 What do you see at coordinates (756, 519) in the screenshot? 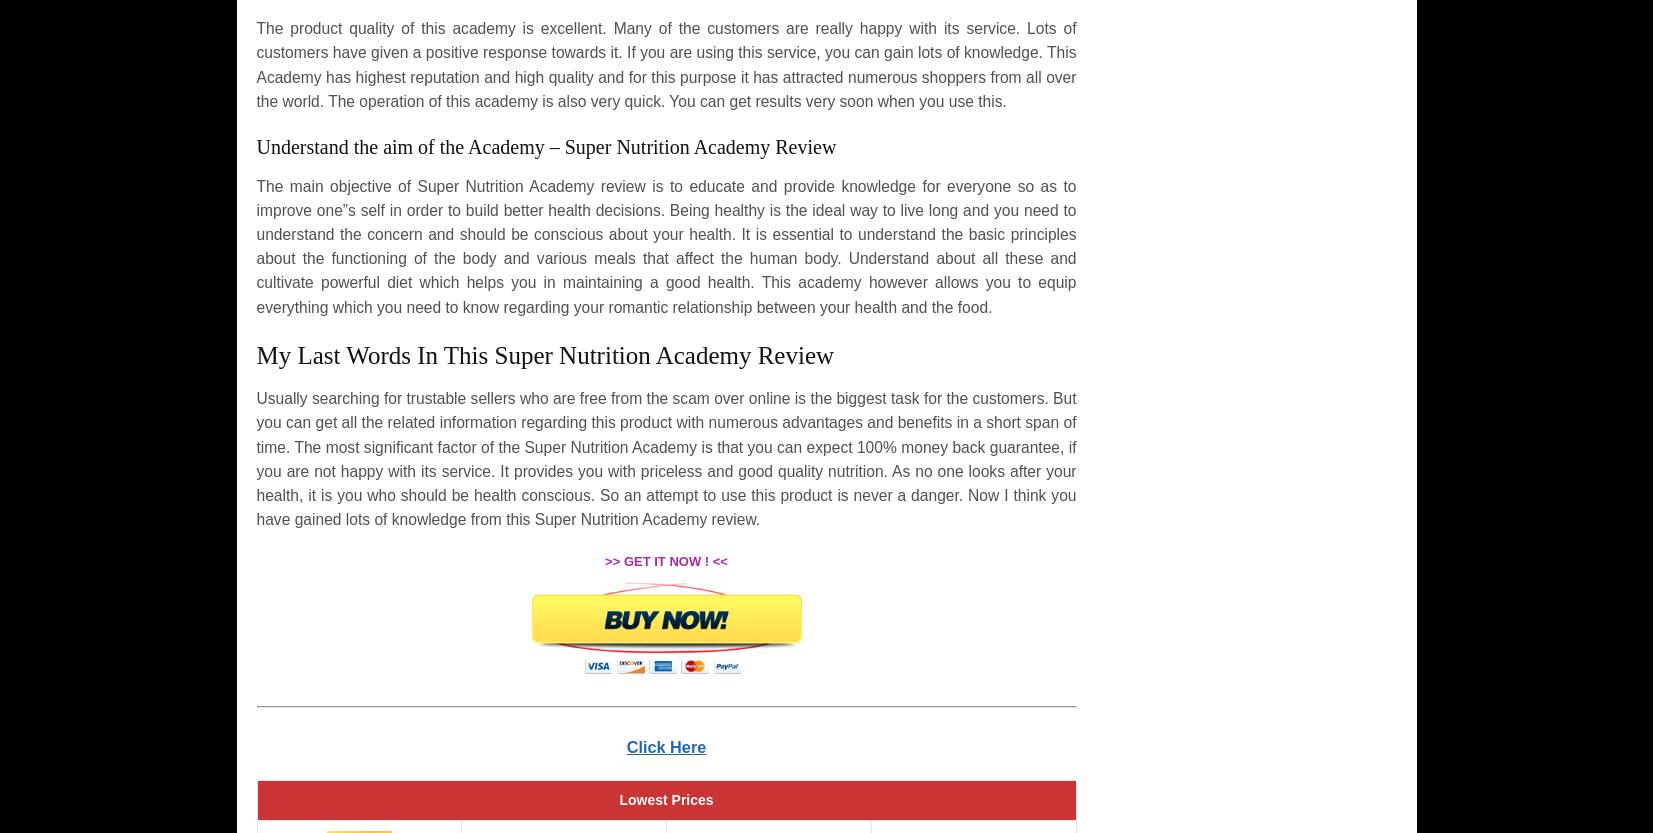
I see `'.'` at bounding box center [756, 519].